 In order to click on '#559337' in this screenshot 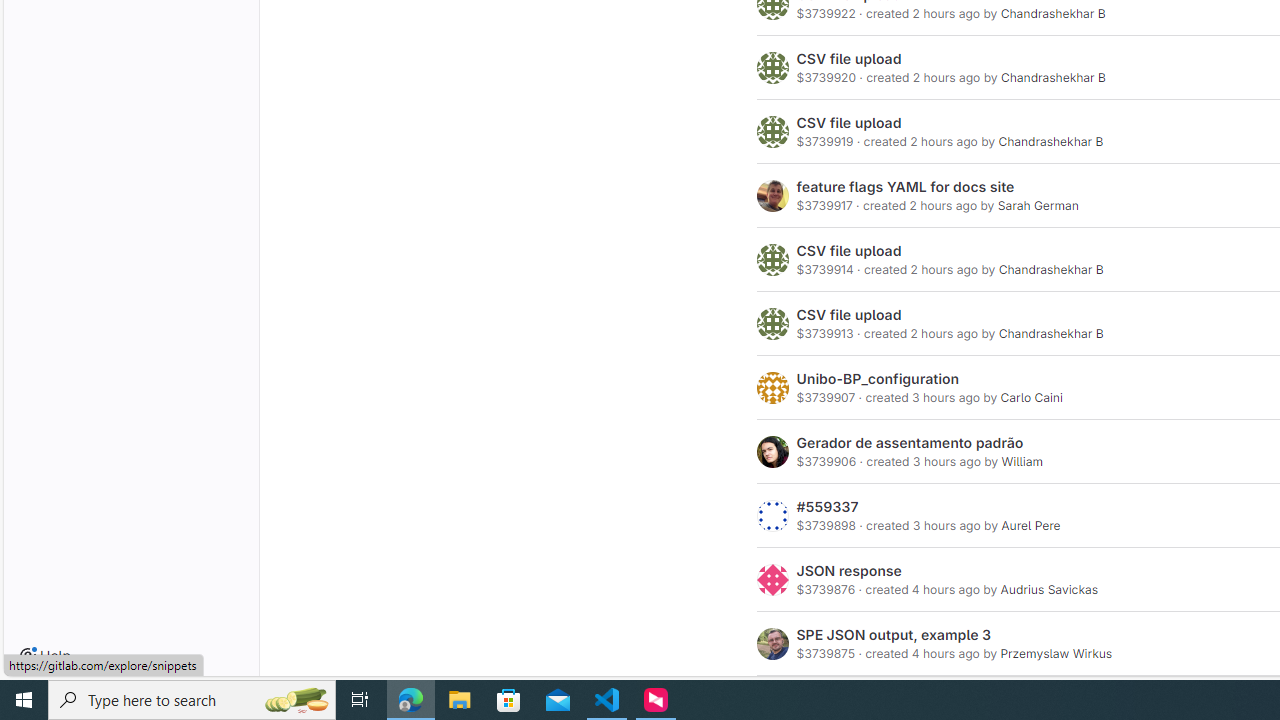, I will do `click(827, 506)`.